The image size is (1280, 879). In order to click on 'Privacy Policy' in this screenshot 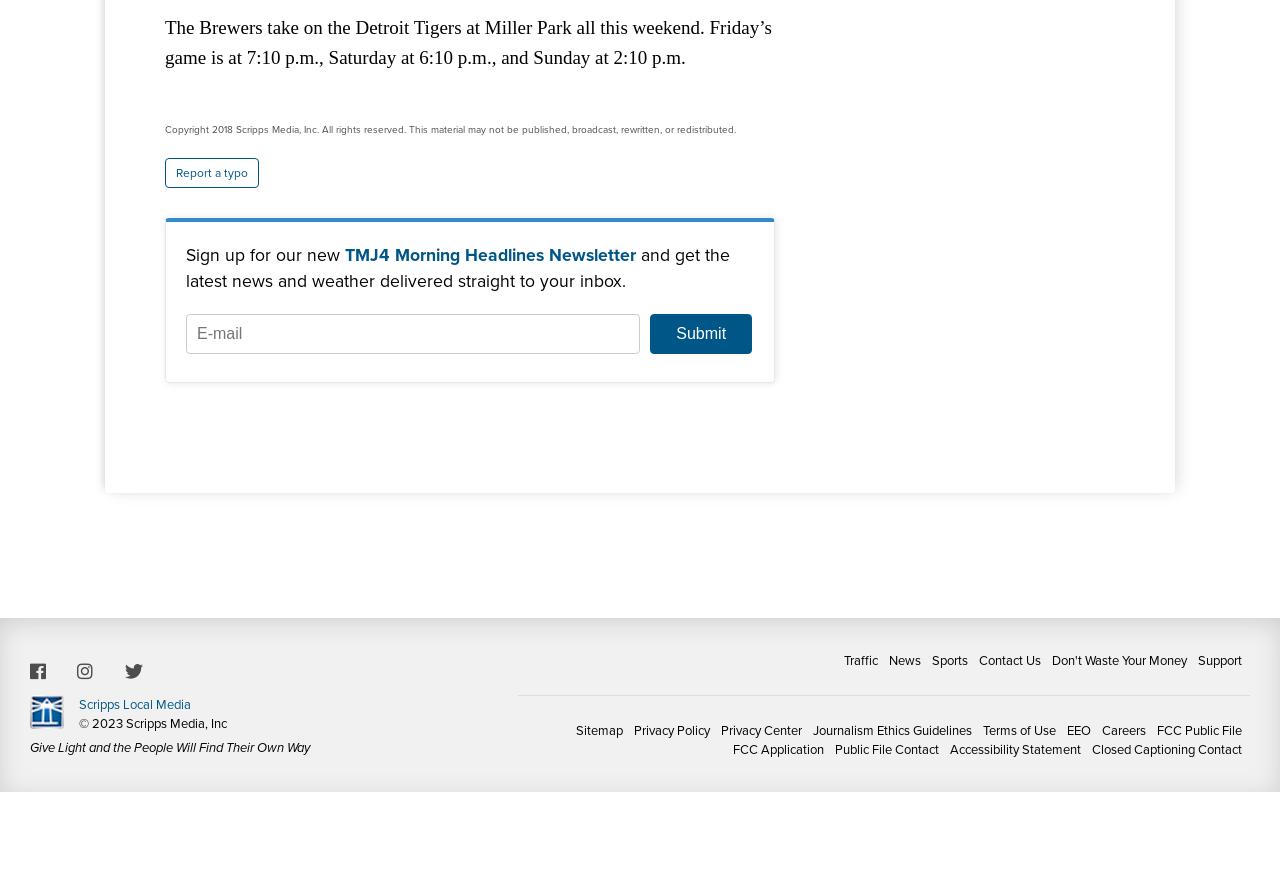, I will do `click(632, 728)`.